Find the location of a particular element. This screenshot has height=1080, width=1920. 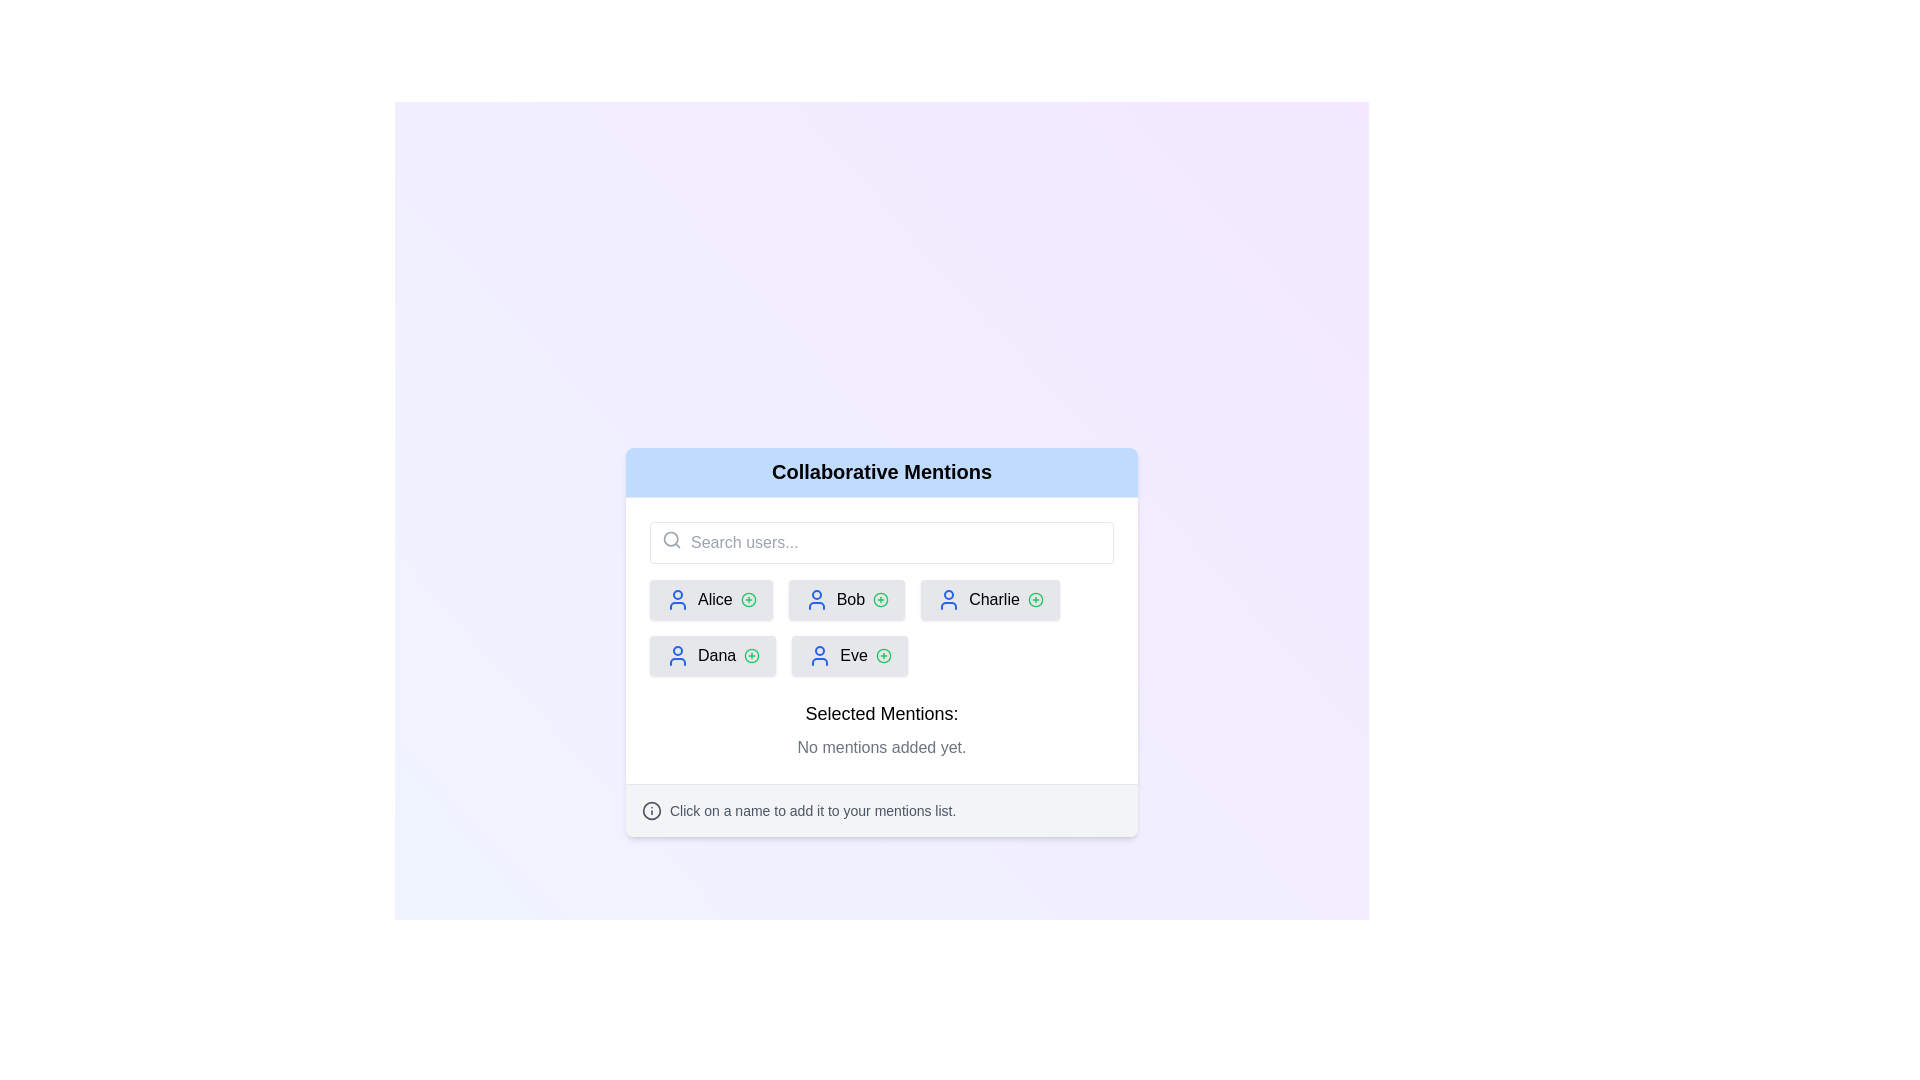

the clickable button for the 'Eve' user, which is the fifth button in a row of user options on the second row is located at coordinates (849, 655).